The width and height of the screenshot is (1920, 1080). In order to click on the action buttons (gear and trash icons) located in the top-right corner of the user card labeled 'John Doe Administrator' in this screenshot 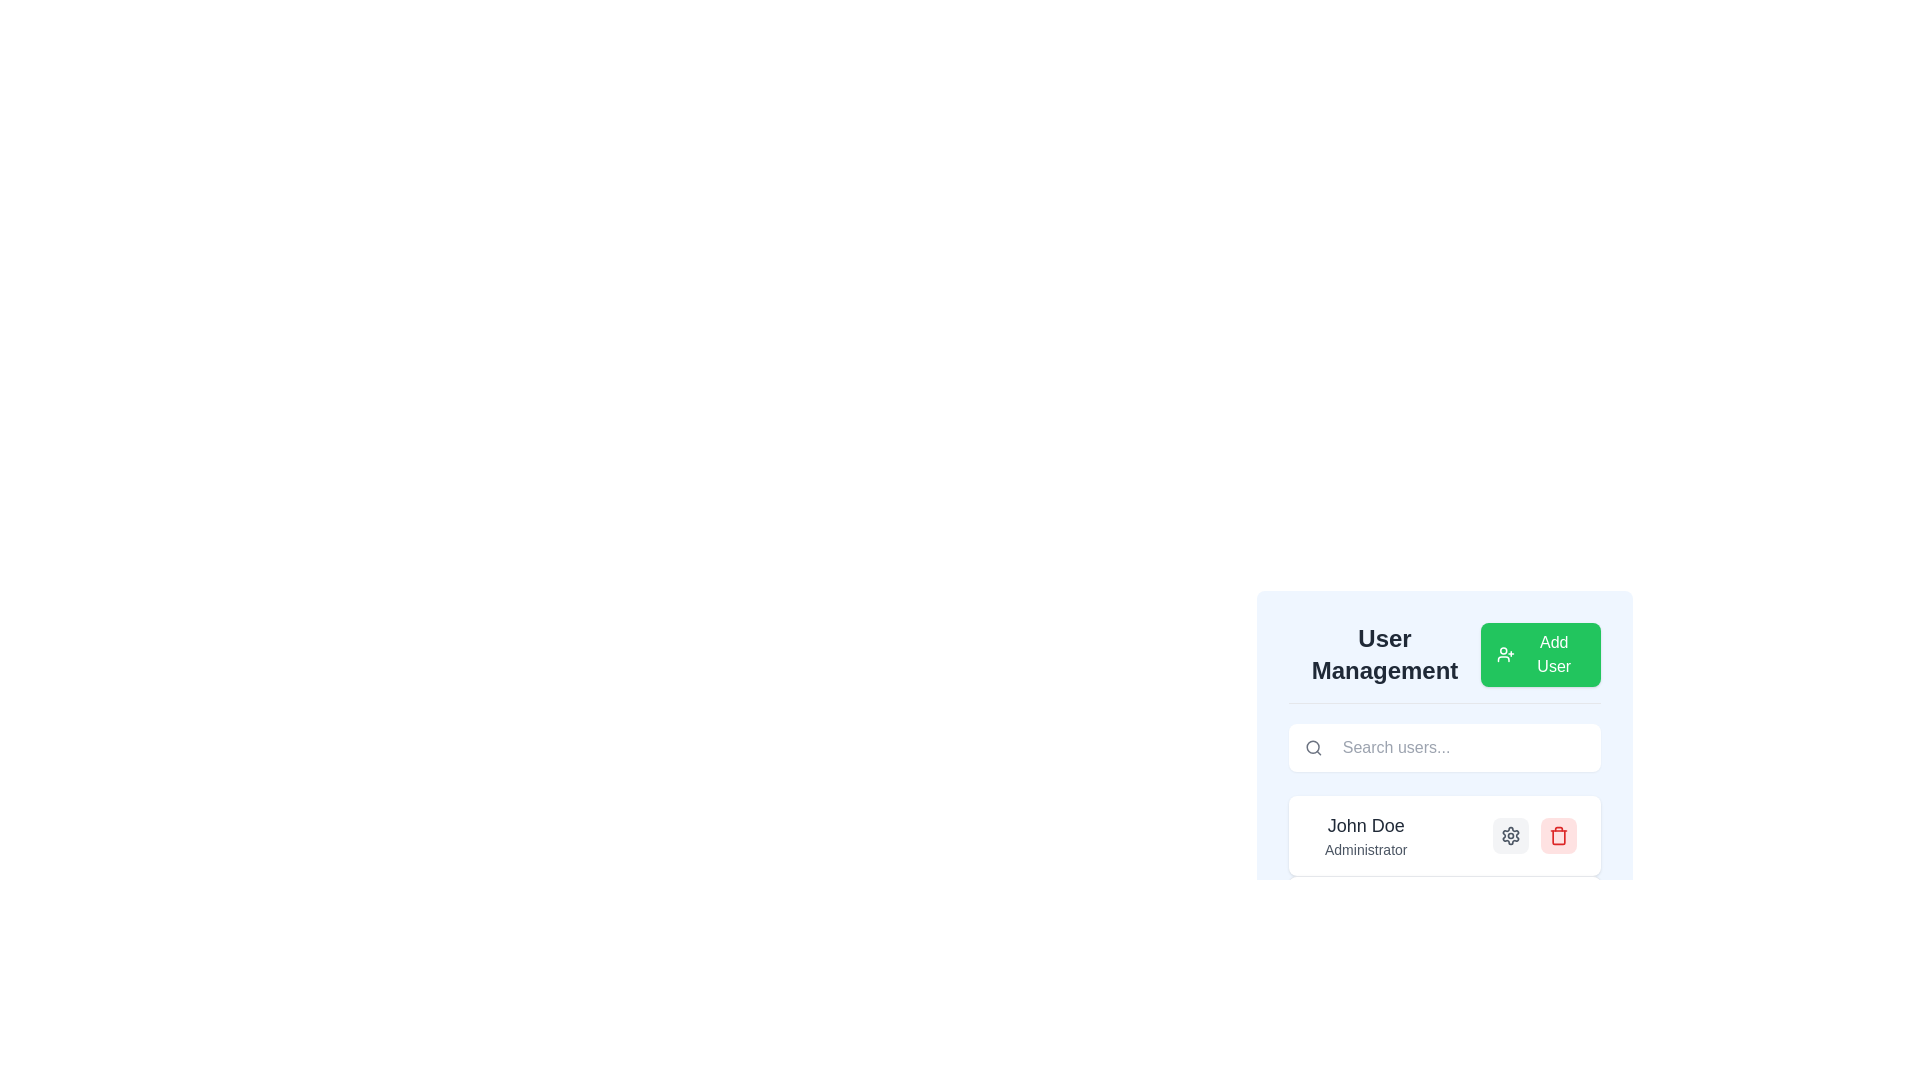, I will do `click(1534, 836)`.